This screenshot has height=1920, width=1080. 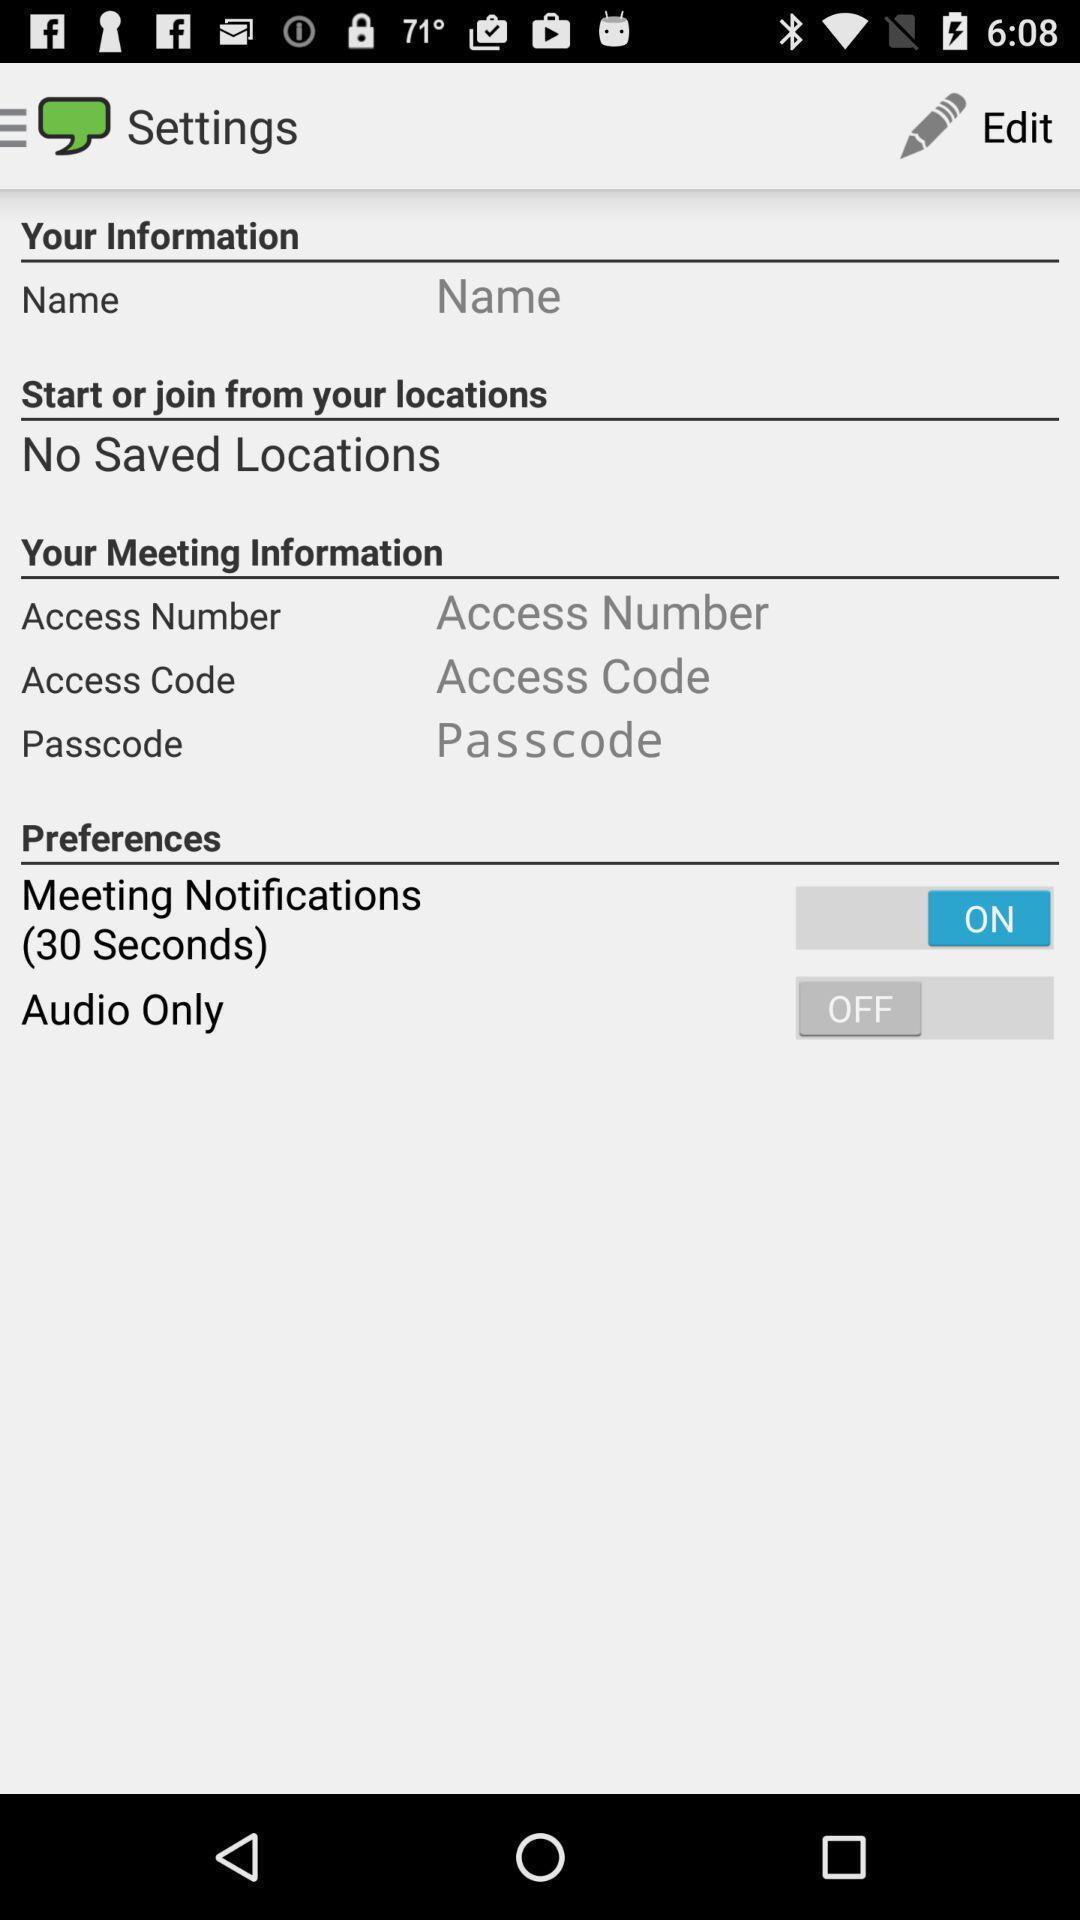 I want to click on display access no, so click(x=747, y=609).